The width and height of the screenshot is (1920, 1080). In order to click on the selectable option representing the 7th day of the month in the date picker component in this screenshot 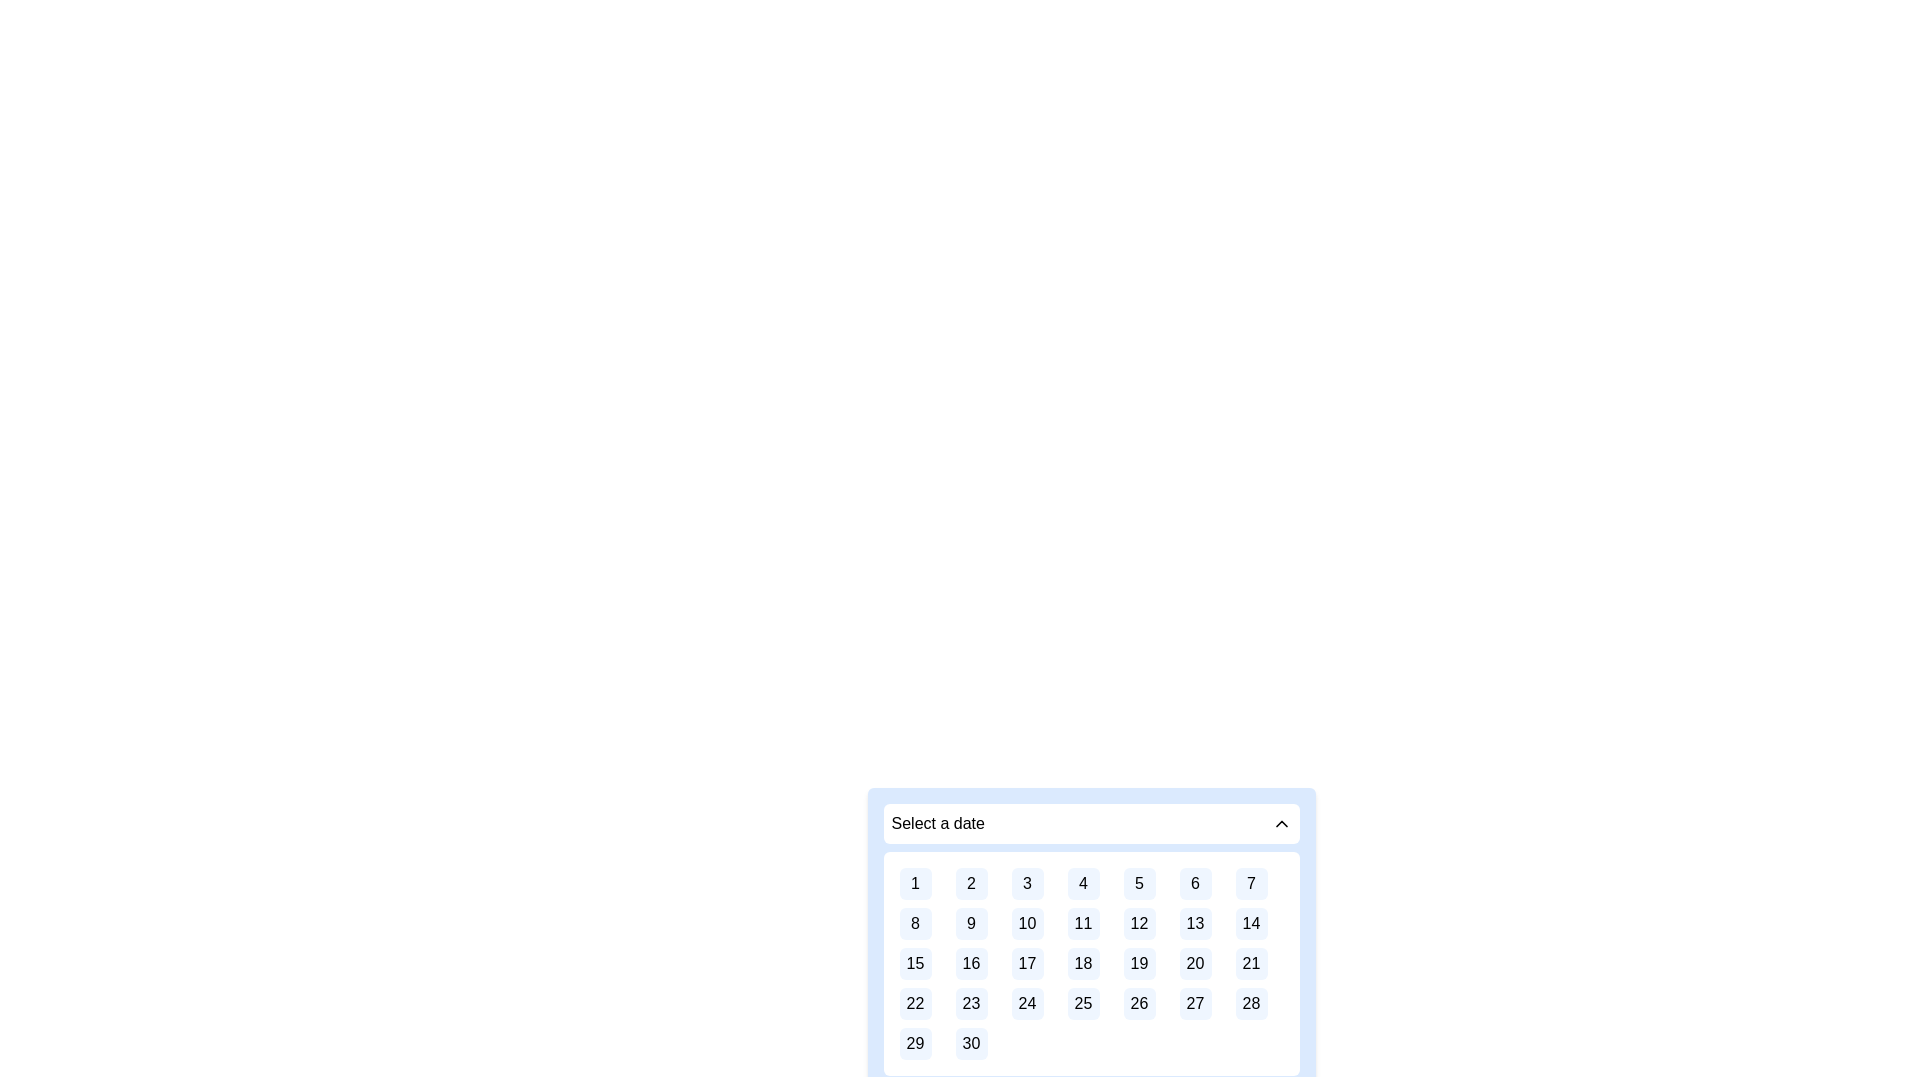, I will do `click(1250, 882)`.